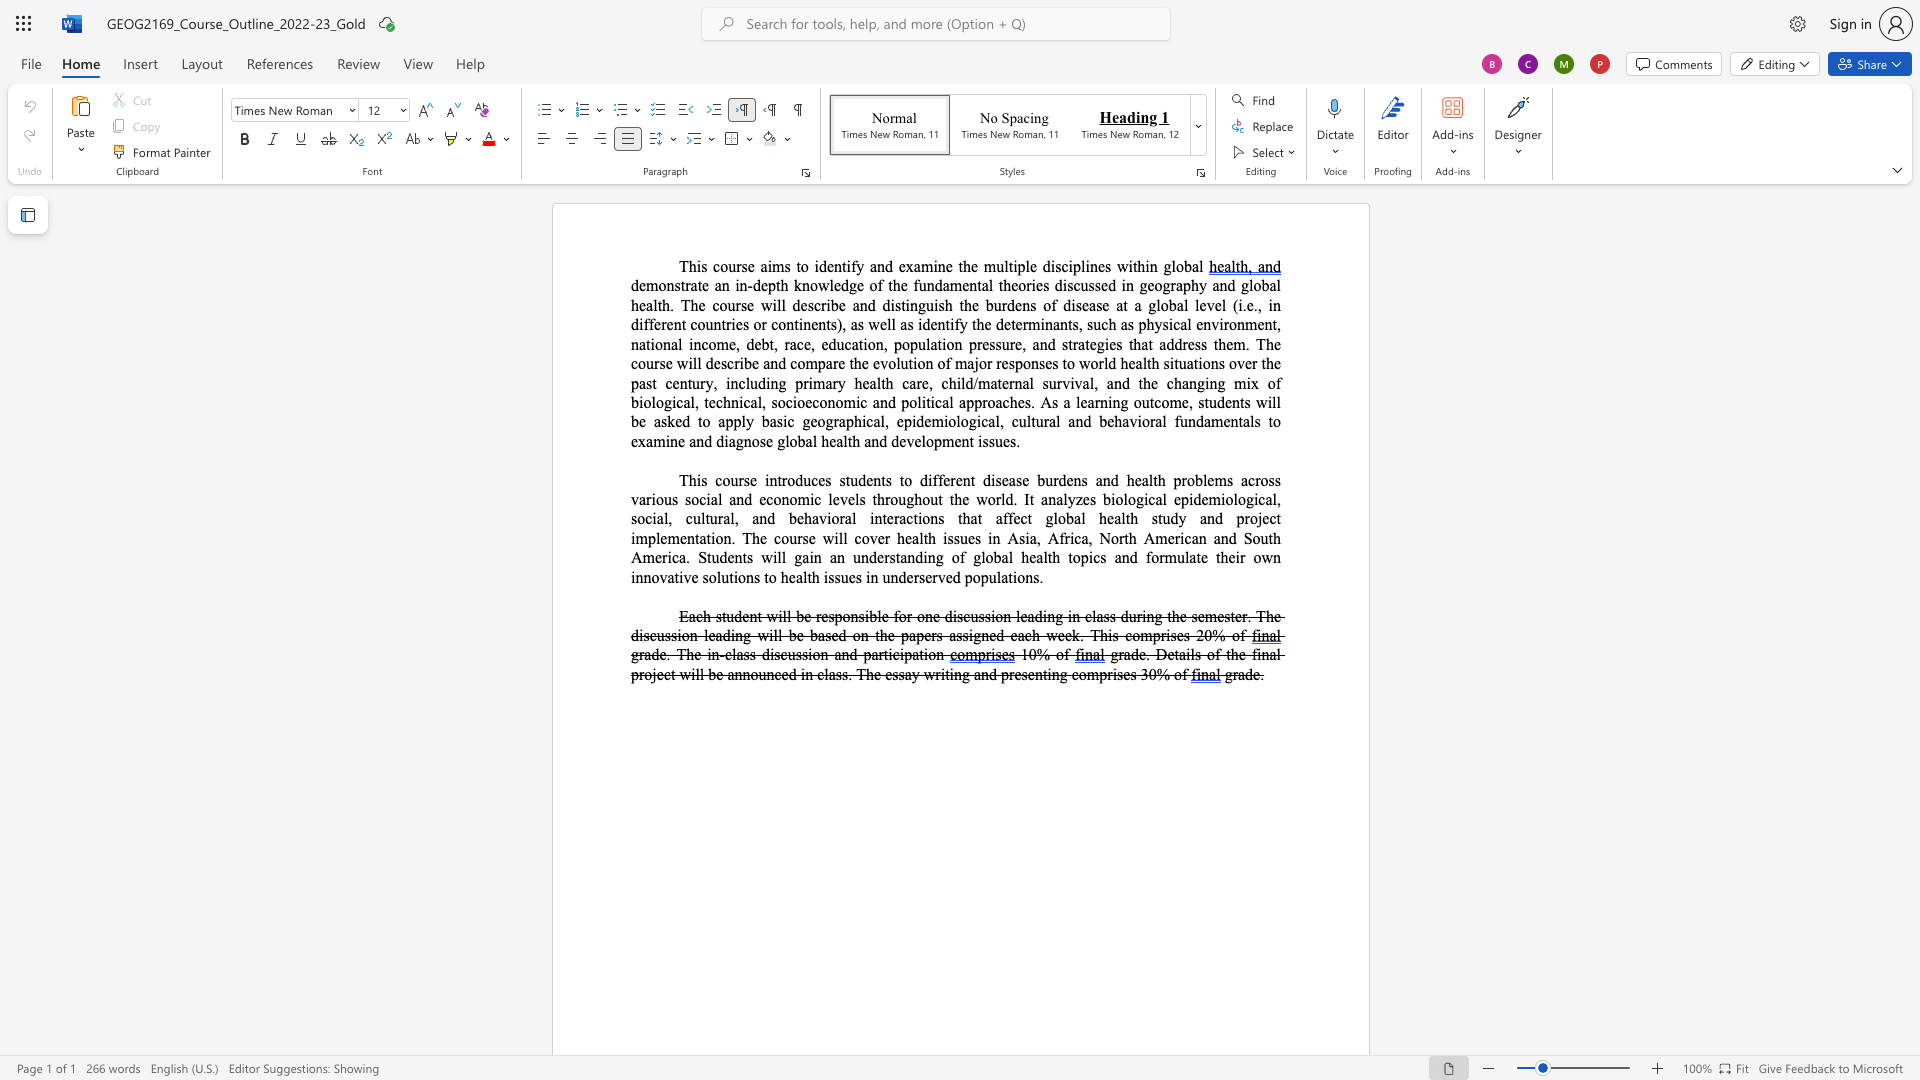  What do you see at coordinates (1223, 615) in the screenshot?
I see `the space between the continuous character "e" and "s" in the text` at bounding box center [1223, 615].